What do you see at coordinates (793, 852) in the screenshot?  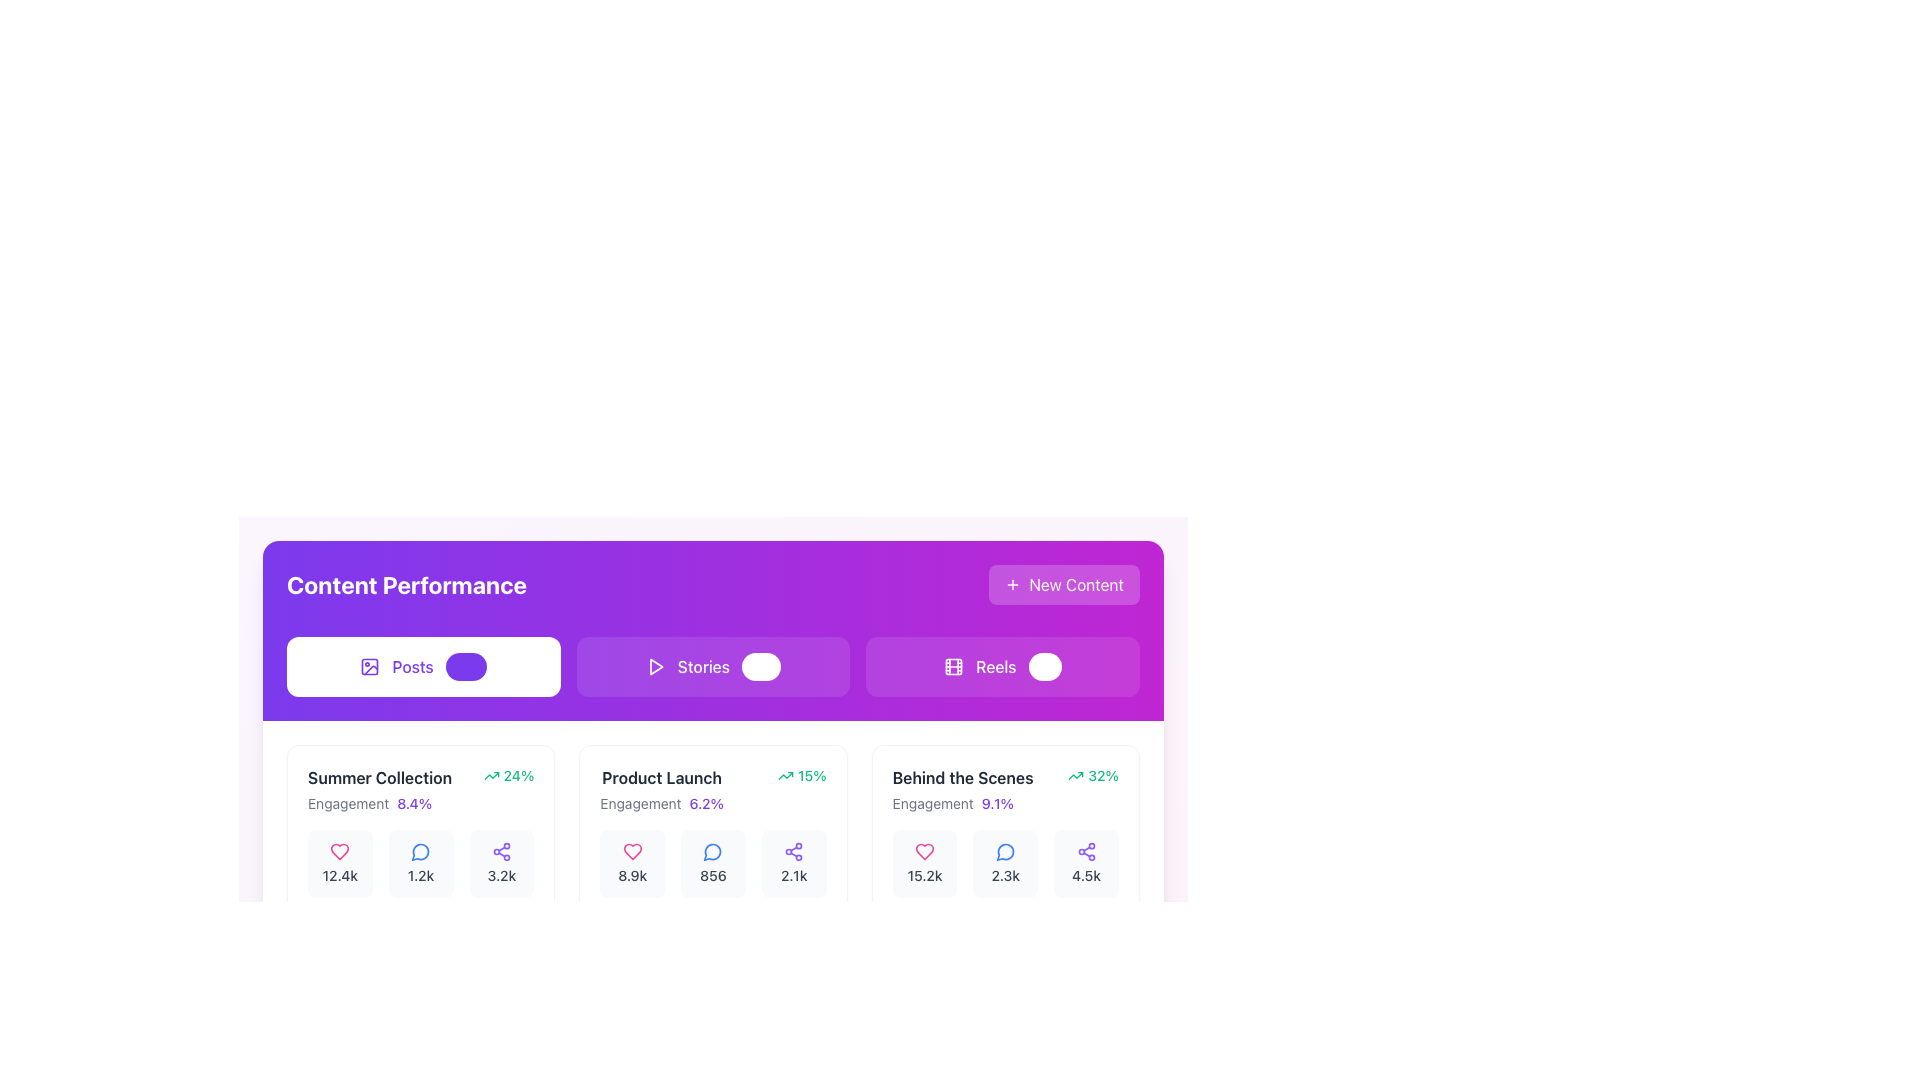 I see `the share icon button located centrally in the second column of the middle row under the 'Product Launch' section` at bounding box center [793, 852].